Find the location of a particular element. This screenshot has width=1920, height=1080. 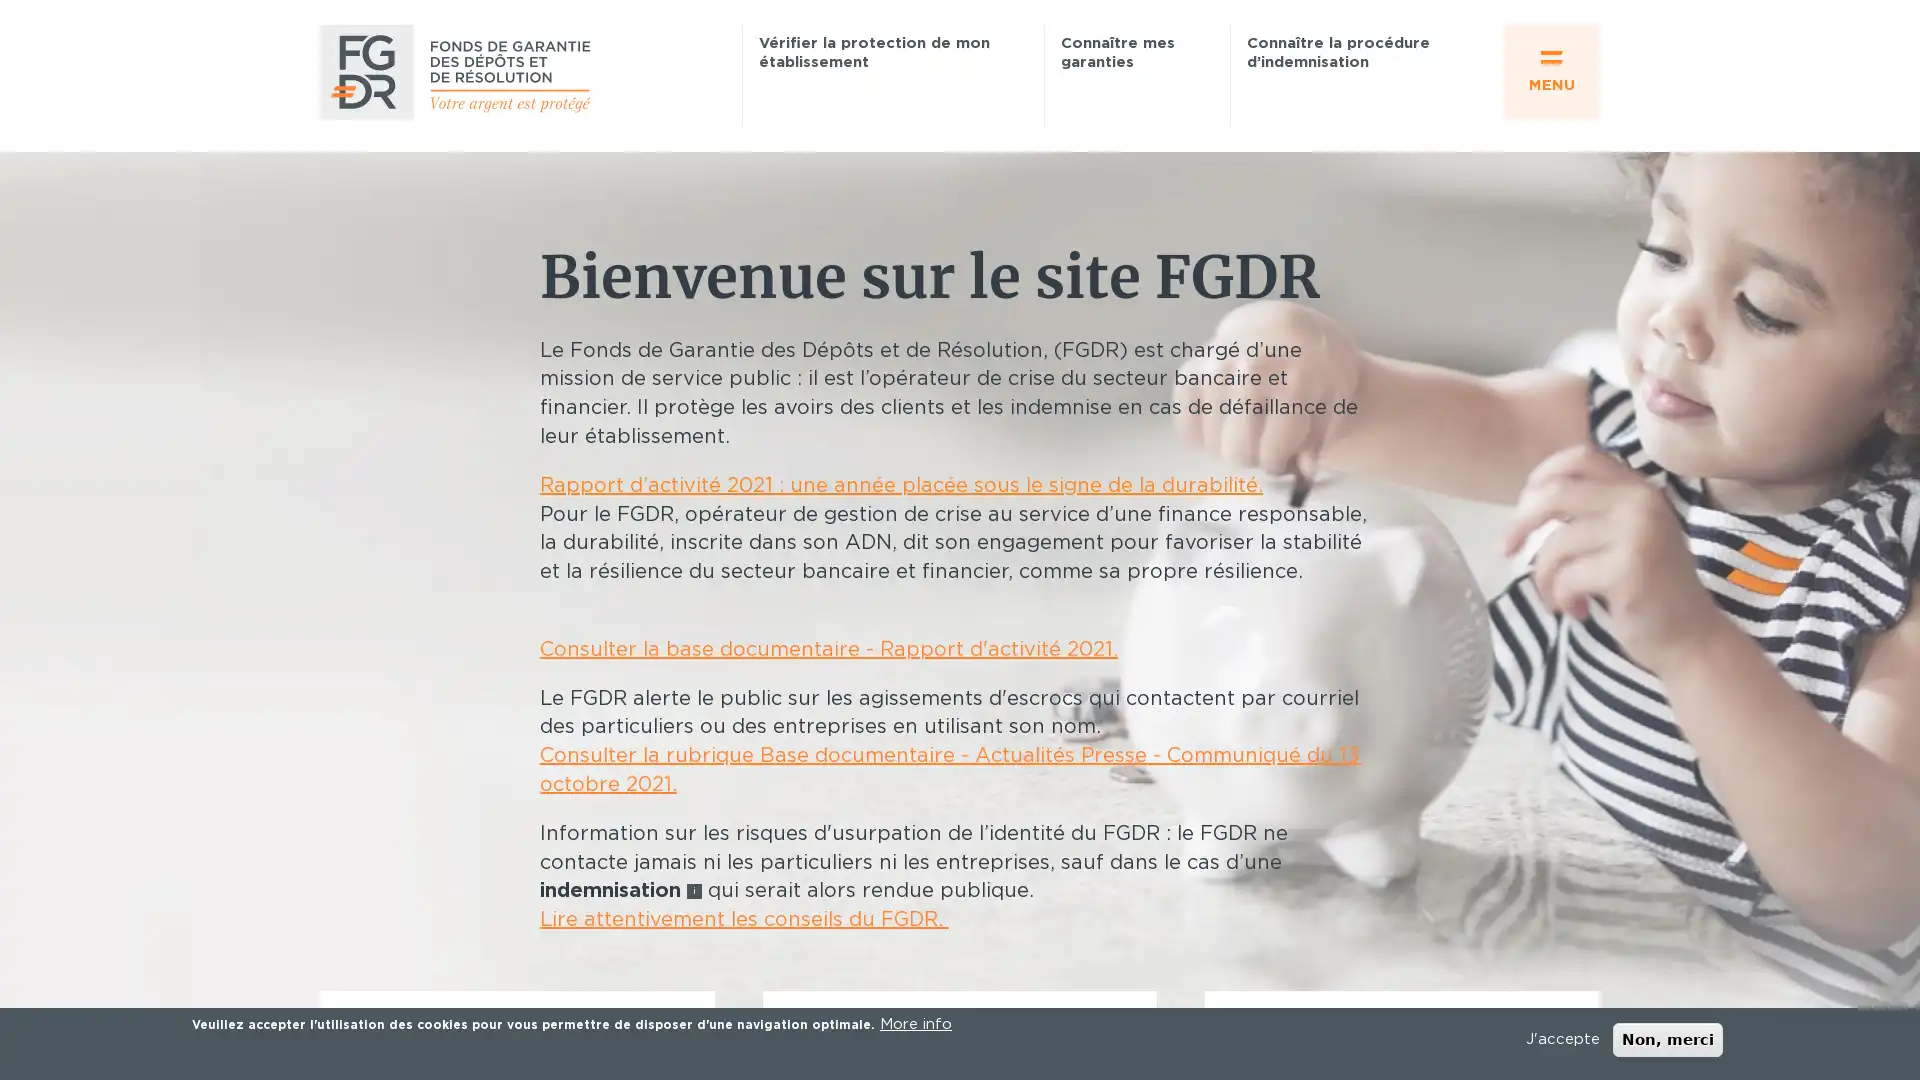

Lister les actions supplementaires is located at coordinates (1583, 470).